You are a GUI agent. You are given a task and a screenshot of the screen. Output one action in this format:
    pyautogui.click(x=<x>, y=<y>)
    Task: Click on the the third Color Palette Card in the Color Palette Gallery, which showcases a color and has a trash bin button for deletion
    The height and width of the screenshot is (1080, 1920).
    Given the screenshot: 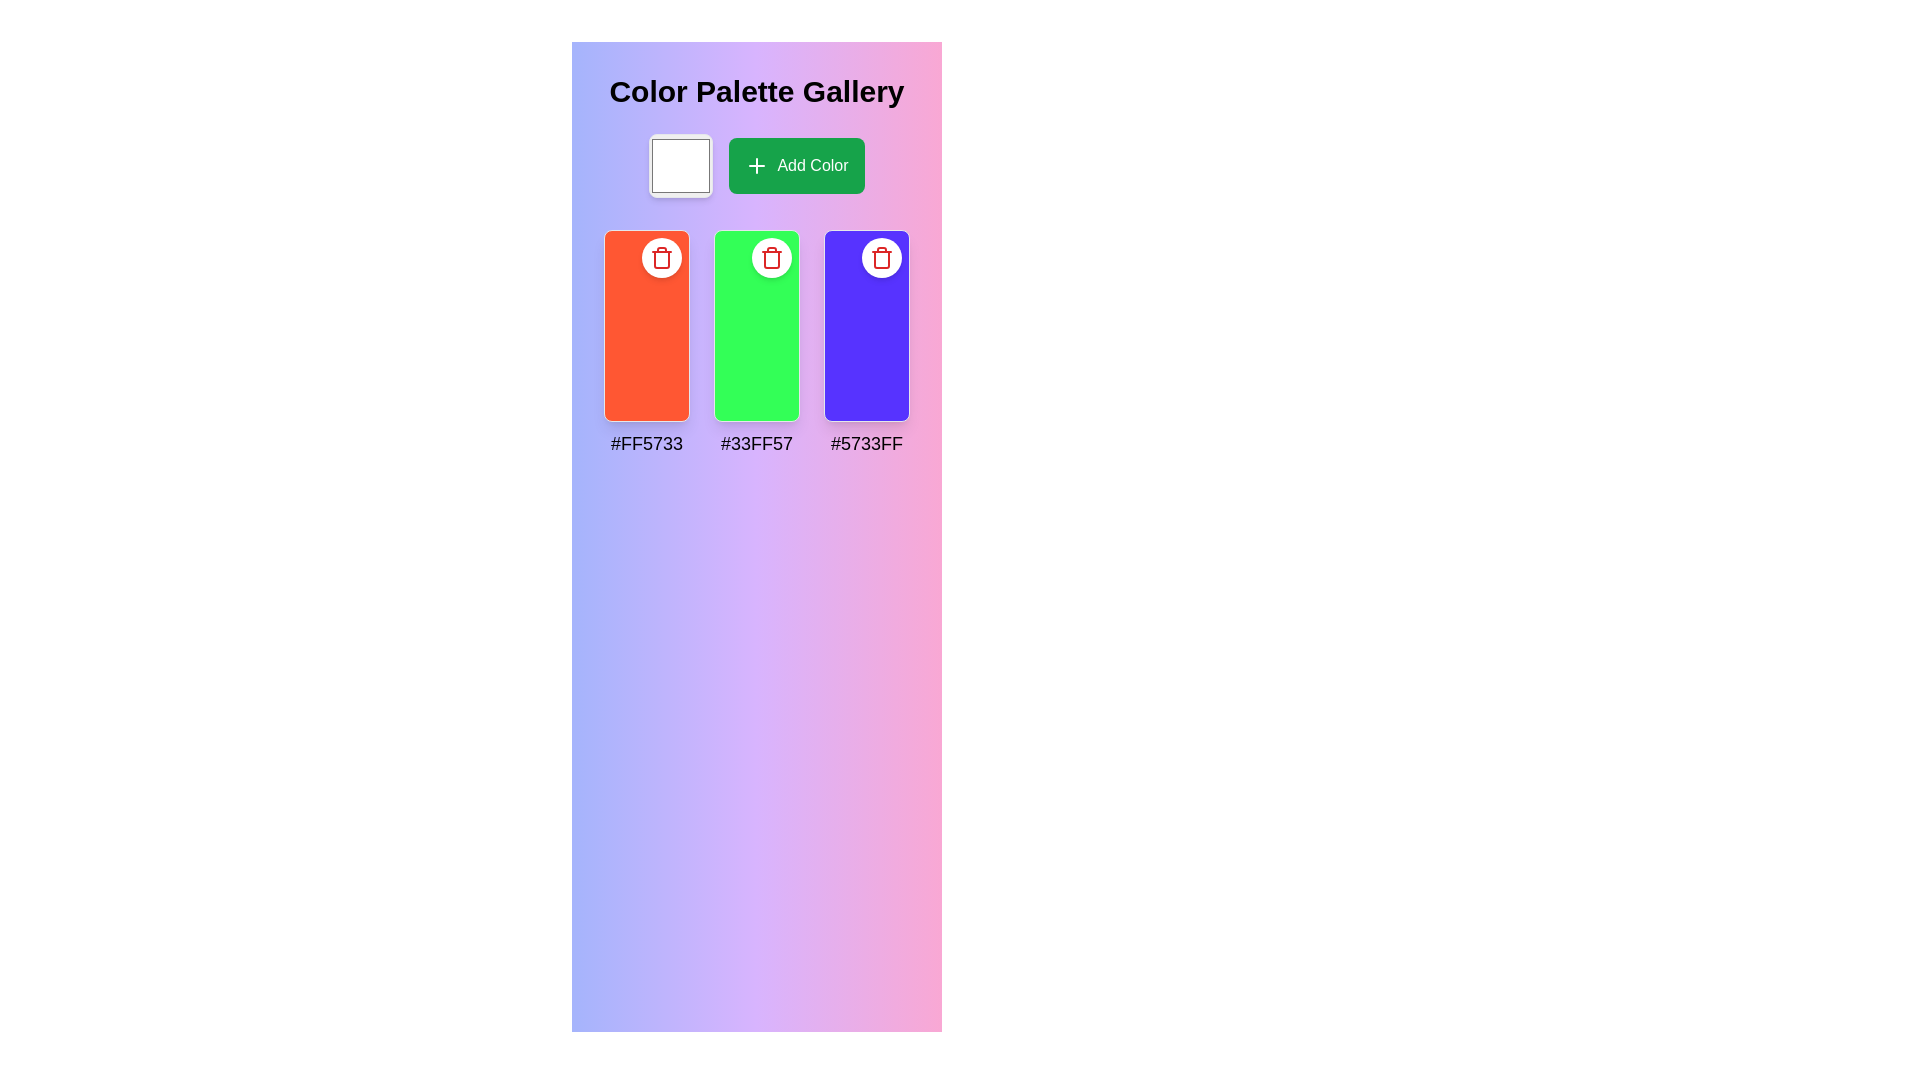 What is the action you would take?
    pyautogui.click(x=867, y=342)
    